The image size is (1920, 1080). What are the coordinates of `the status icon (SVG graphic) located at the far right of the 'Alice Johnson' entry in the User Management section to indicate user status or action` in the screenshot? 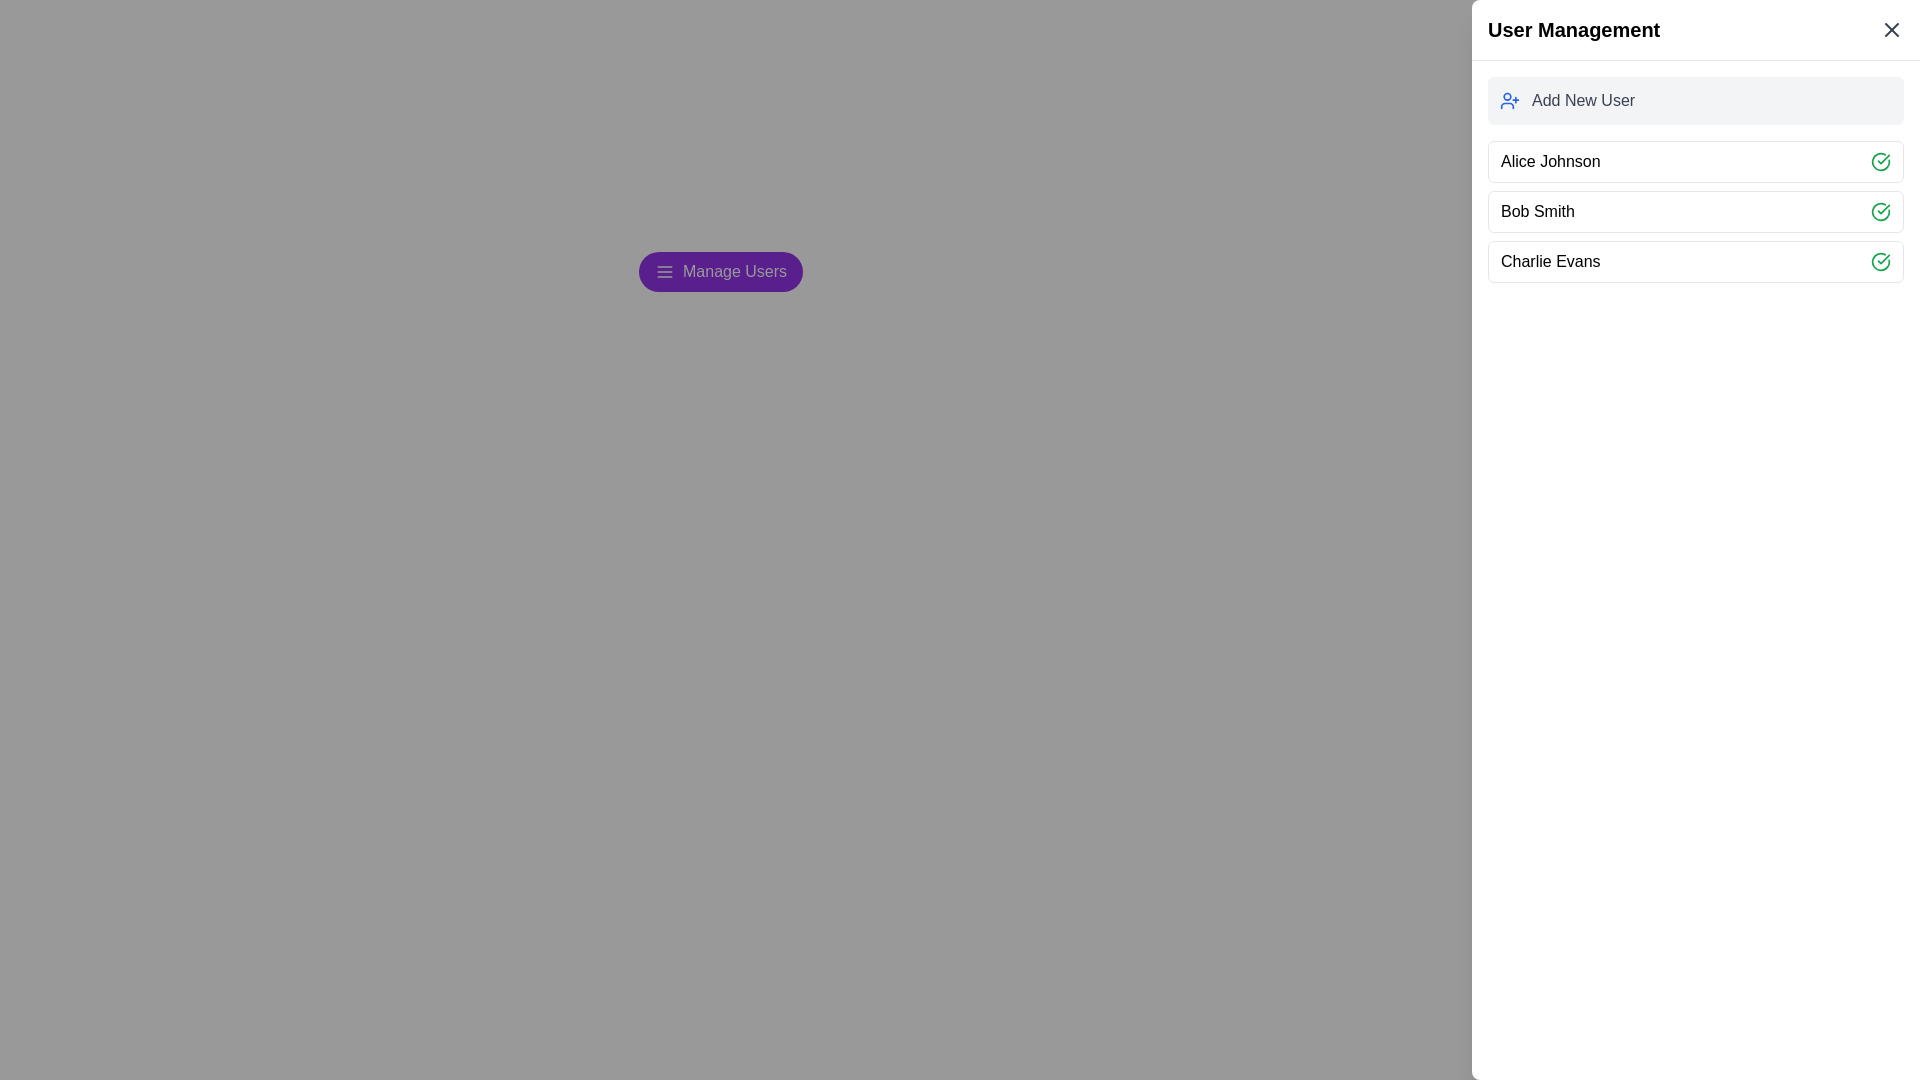 It's located at (1880, 161).